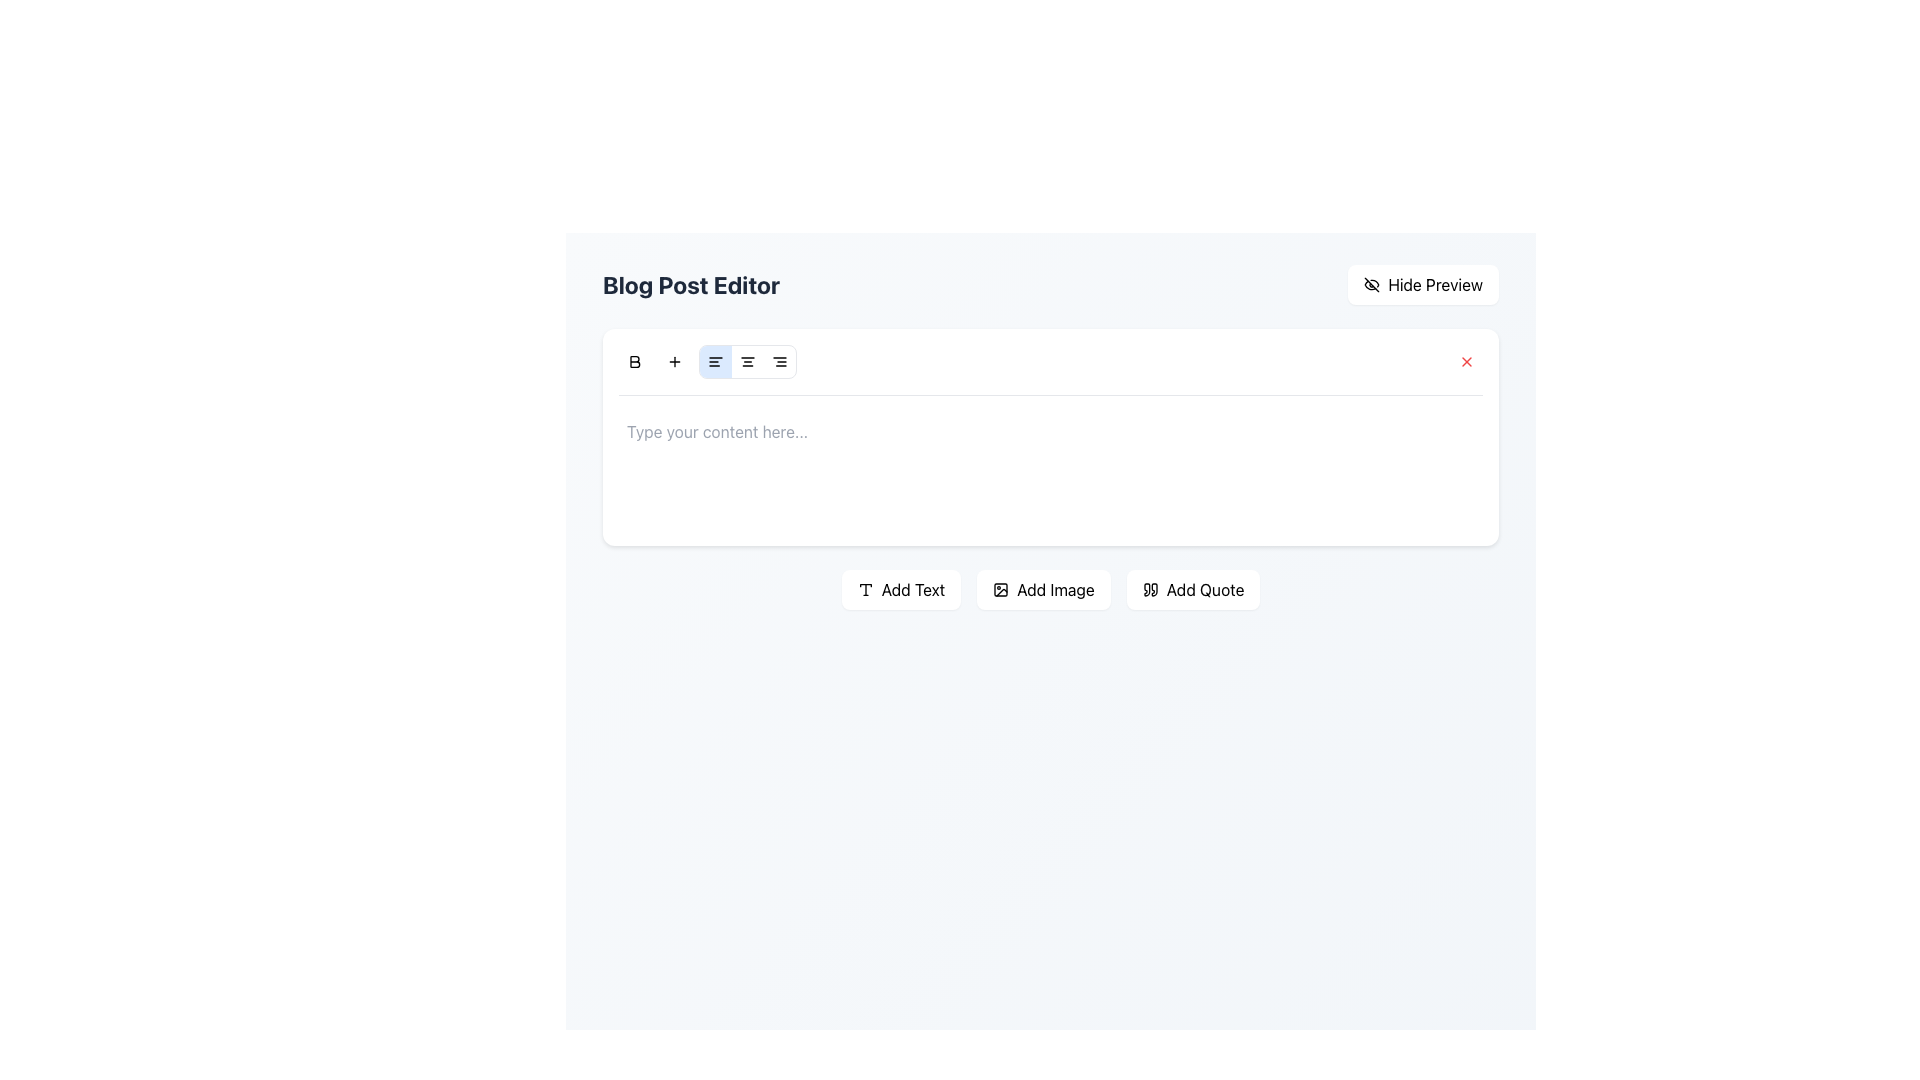 This screenshot has width=1920, height=1080. Describe the element at coordinates (675, 362) in the screenshot. I see `the first button in the toolbar of the Blog Post Editor` at that location.